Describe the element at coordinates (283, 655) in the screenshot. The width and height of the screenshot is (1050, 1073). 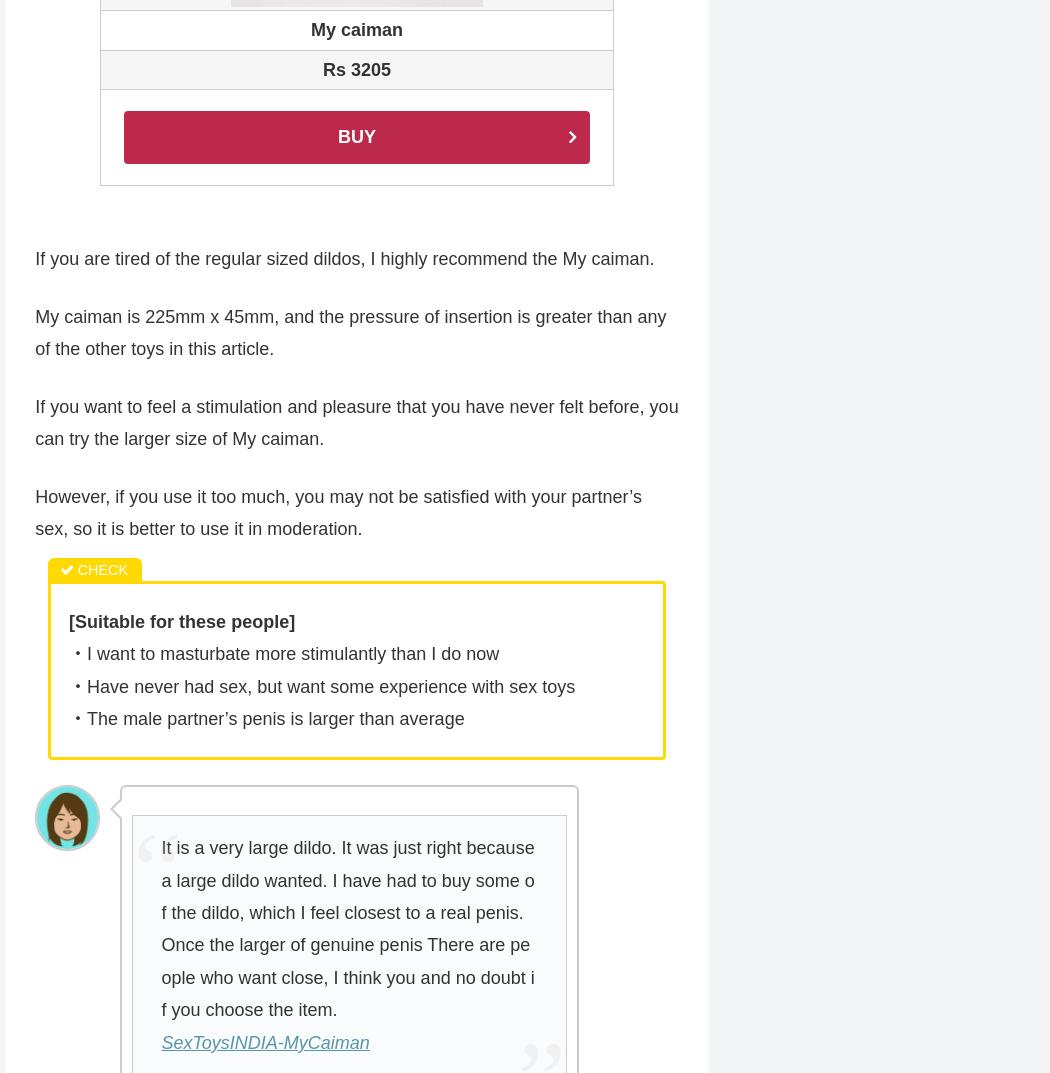
I see `'・I want to masturbate more stimulantly than I do now'` at that location.